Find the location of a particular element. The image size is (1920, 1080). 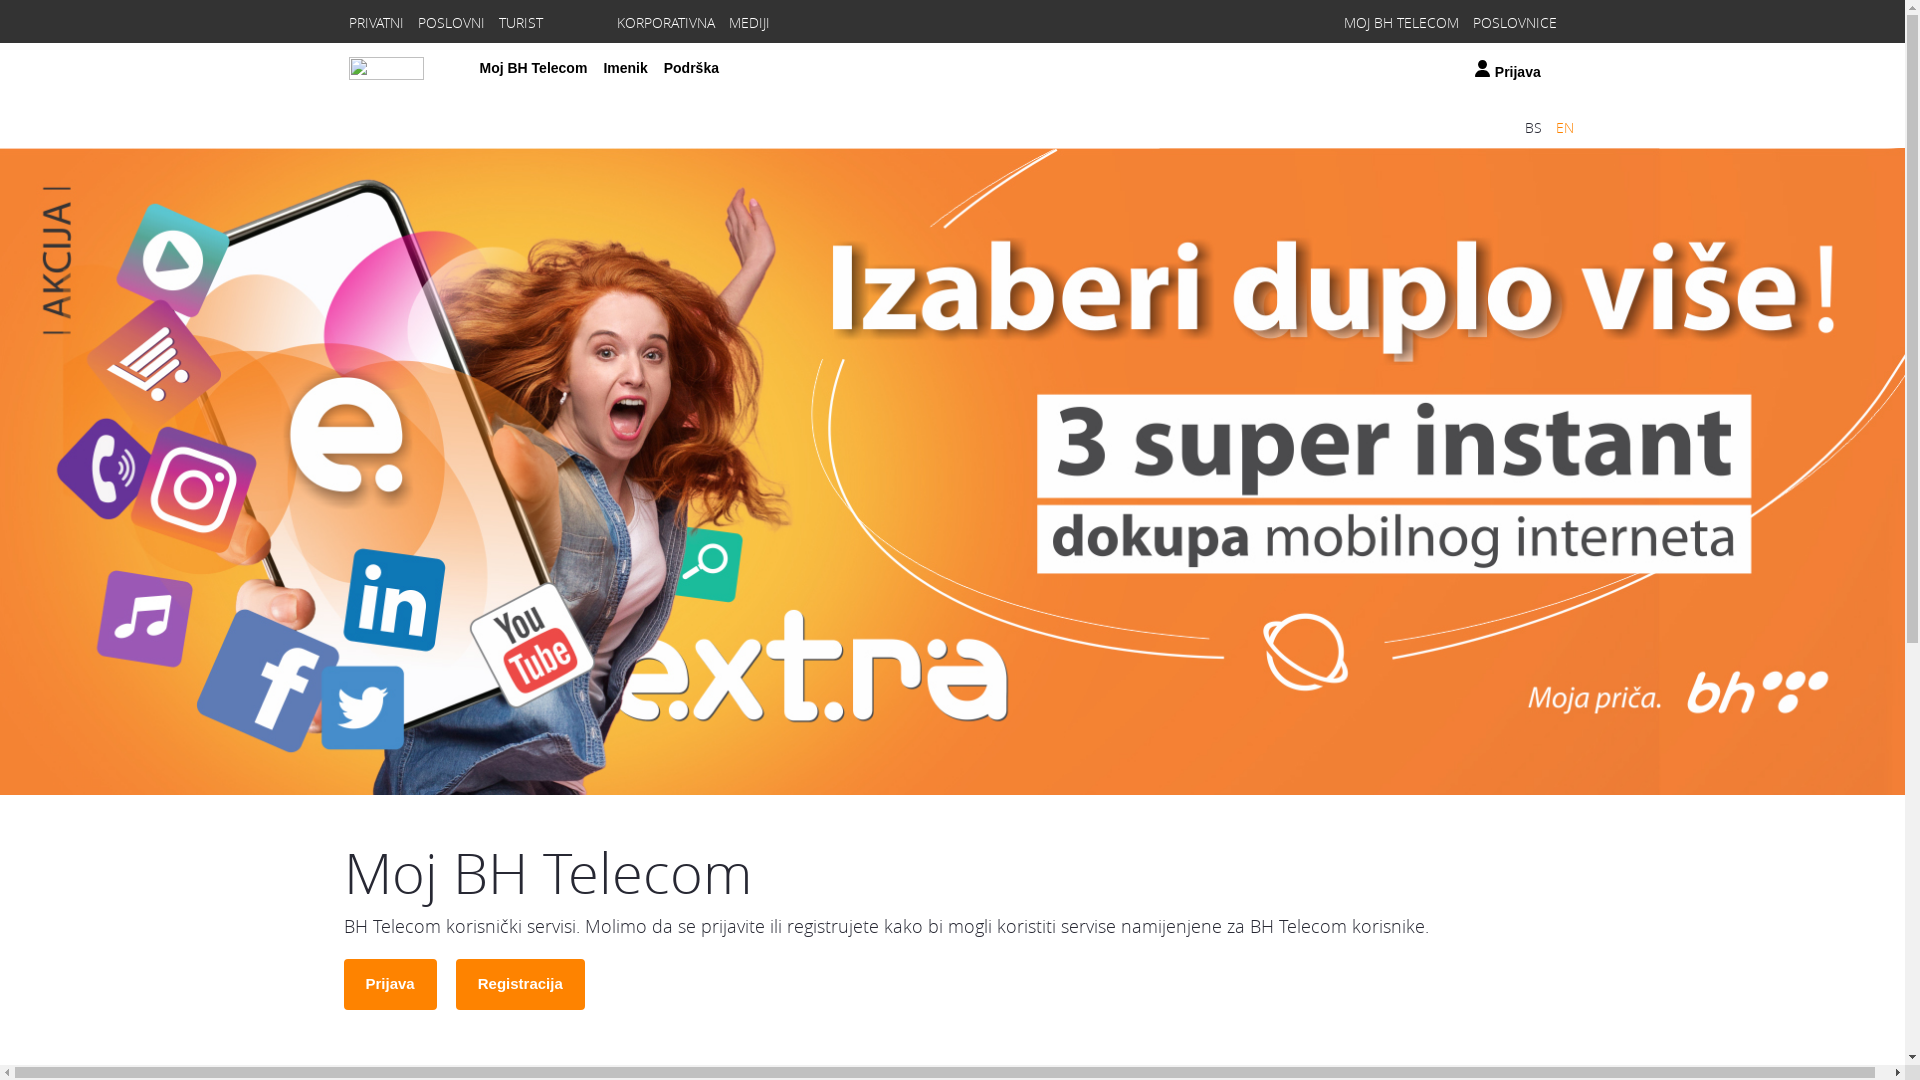

'TURIST' is located at coordinates (519, 22).